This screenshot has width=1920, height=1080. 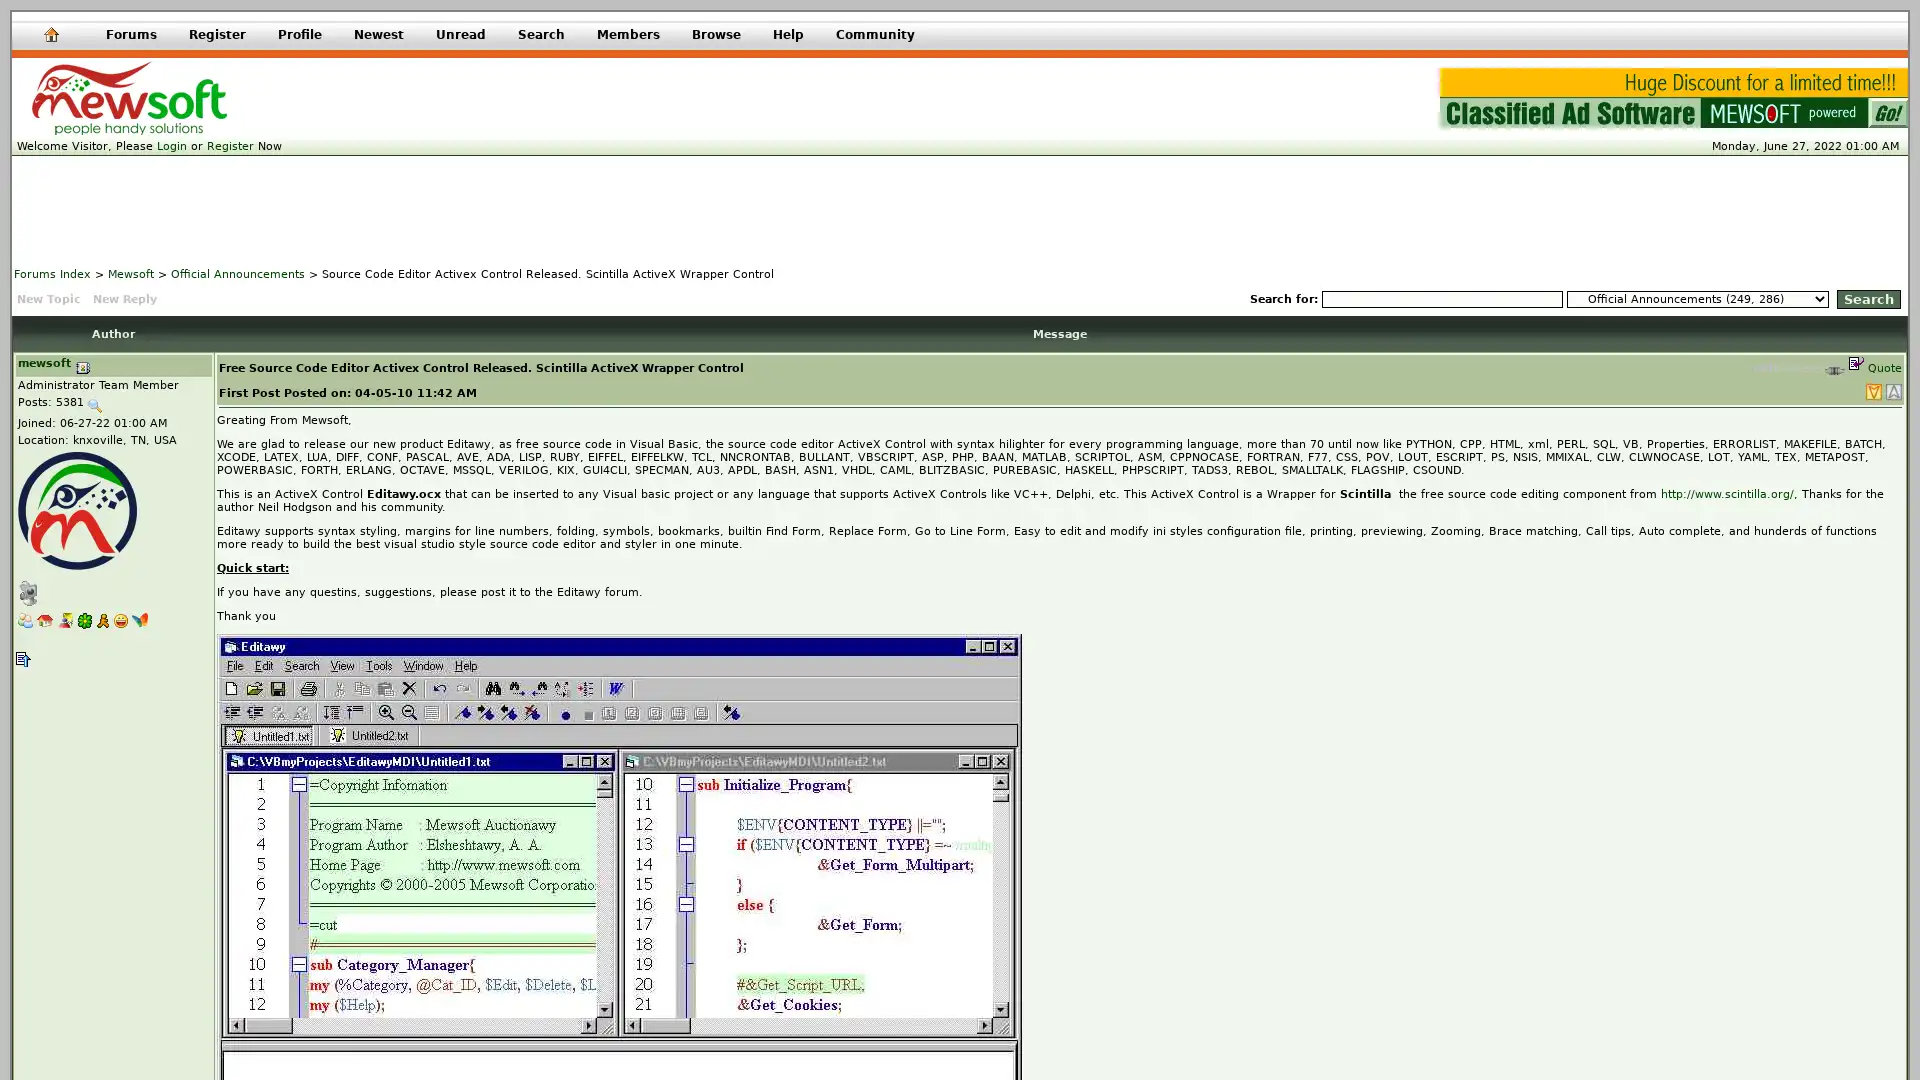 What do you see at coordinates (1867, 299) in the screenshot?
I see `Search` at bounding box center [1867, 299].